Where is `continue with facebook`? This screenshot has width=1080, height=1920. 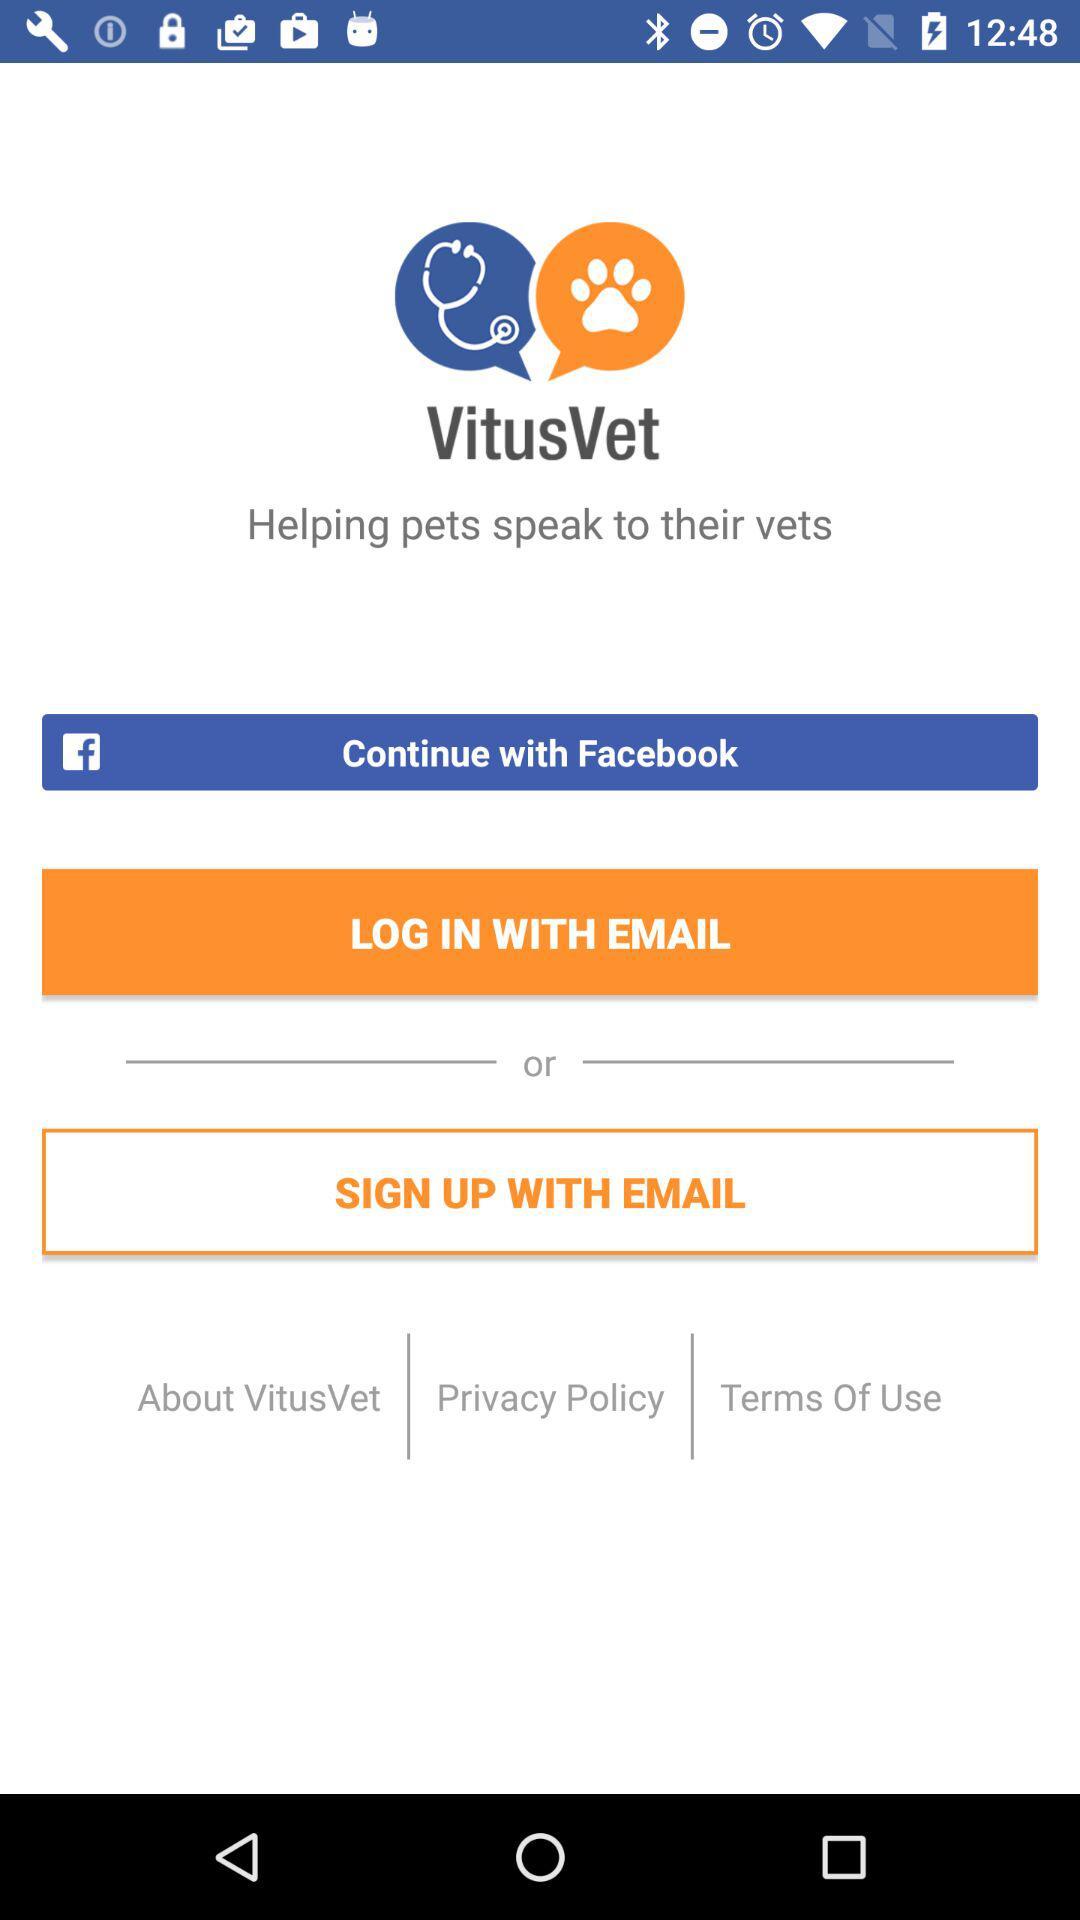
continue with facebook is located at coordinates (540, 751).